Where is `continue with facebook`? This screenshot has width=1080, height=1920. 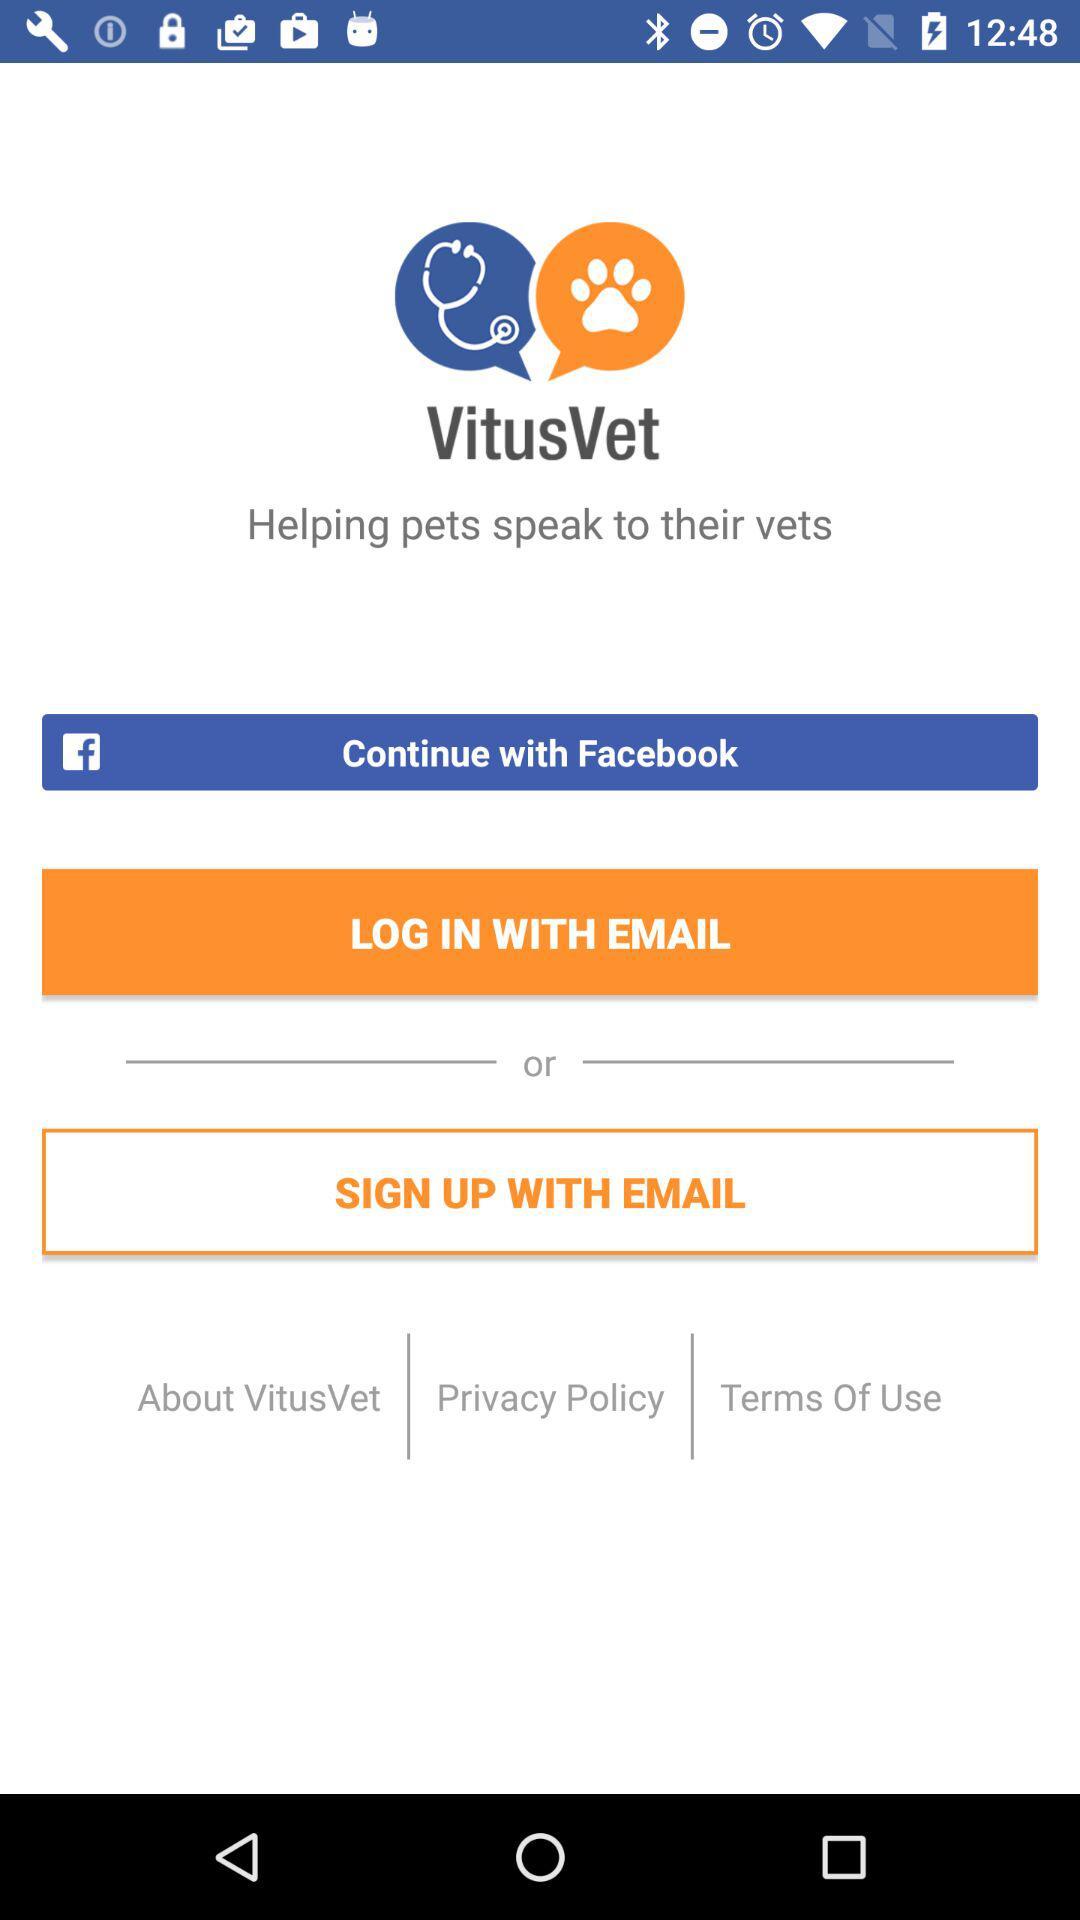
continue with facebook is located at coordinates (540, 751).